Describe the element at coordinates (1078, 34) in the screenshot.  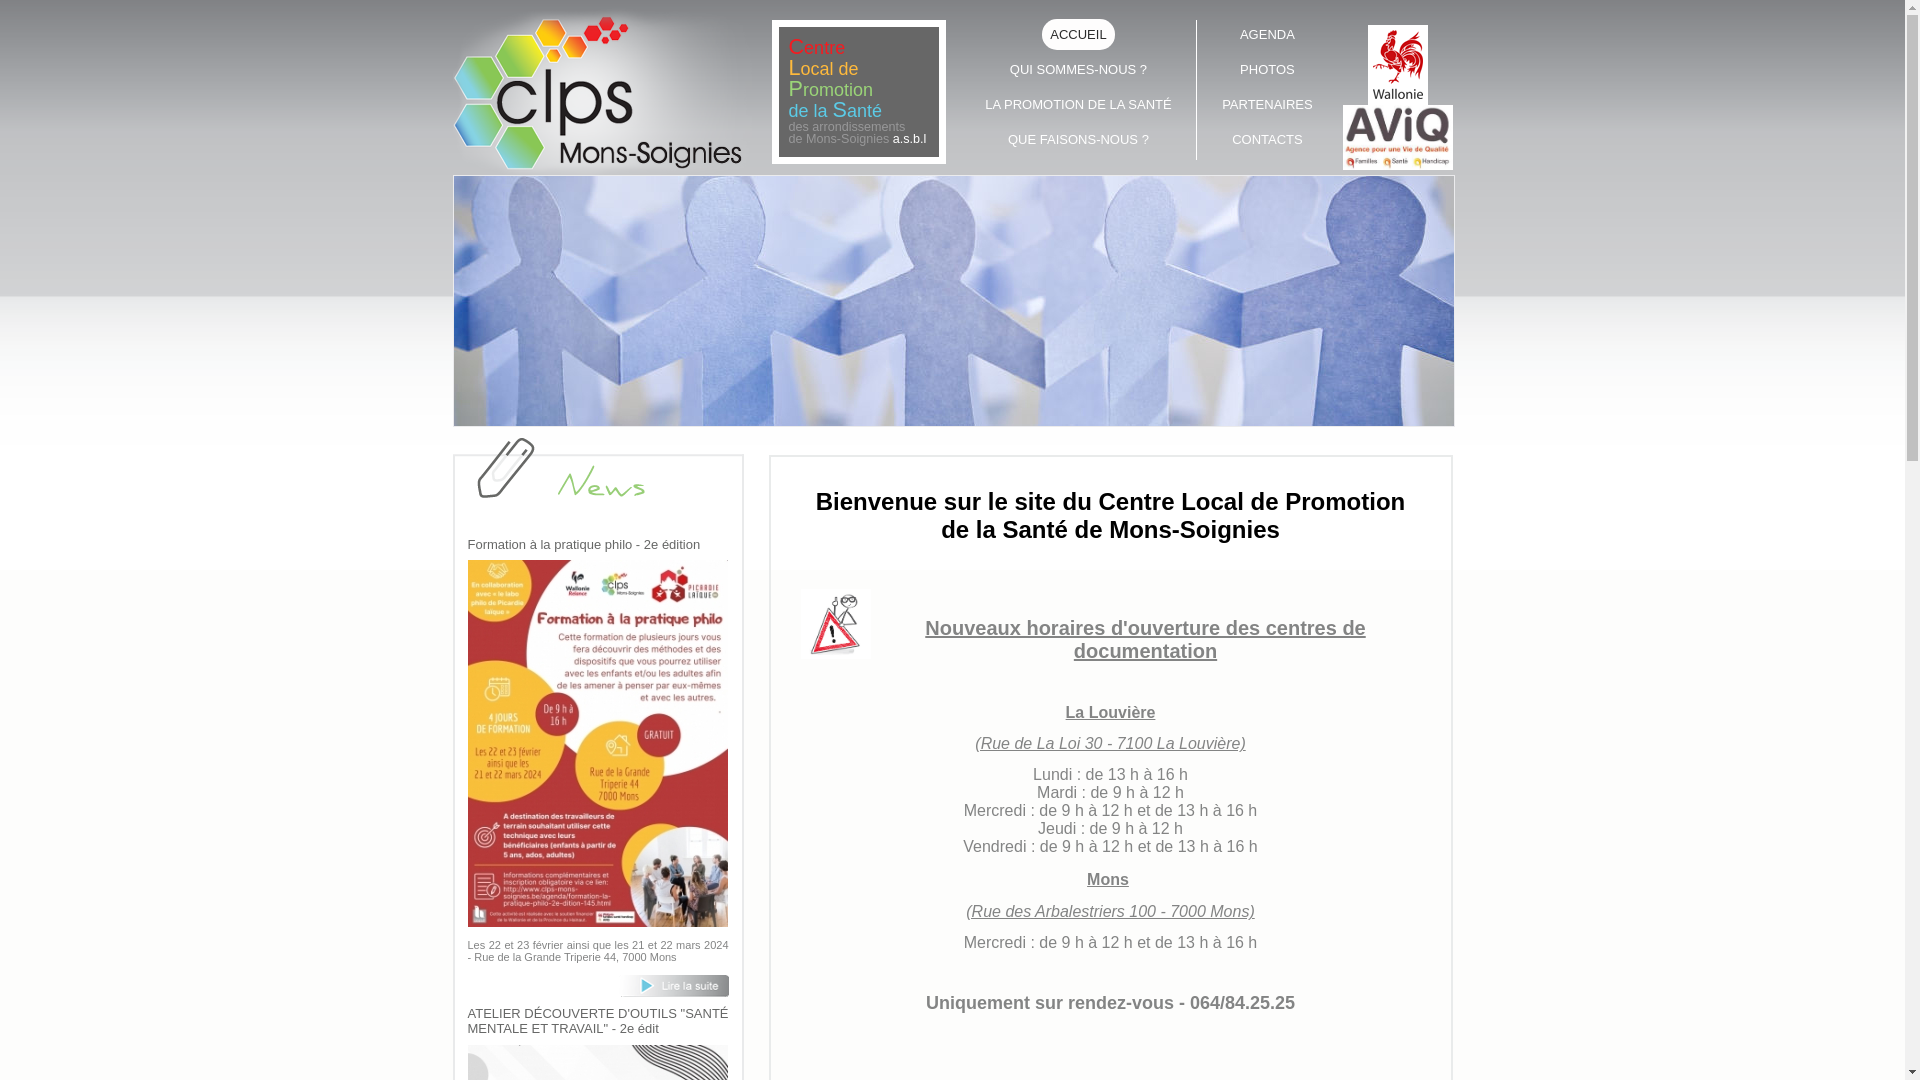
I see `'ACCUEIL'` at that location.